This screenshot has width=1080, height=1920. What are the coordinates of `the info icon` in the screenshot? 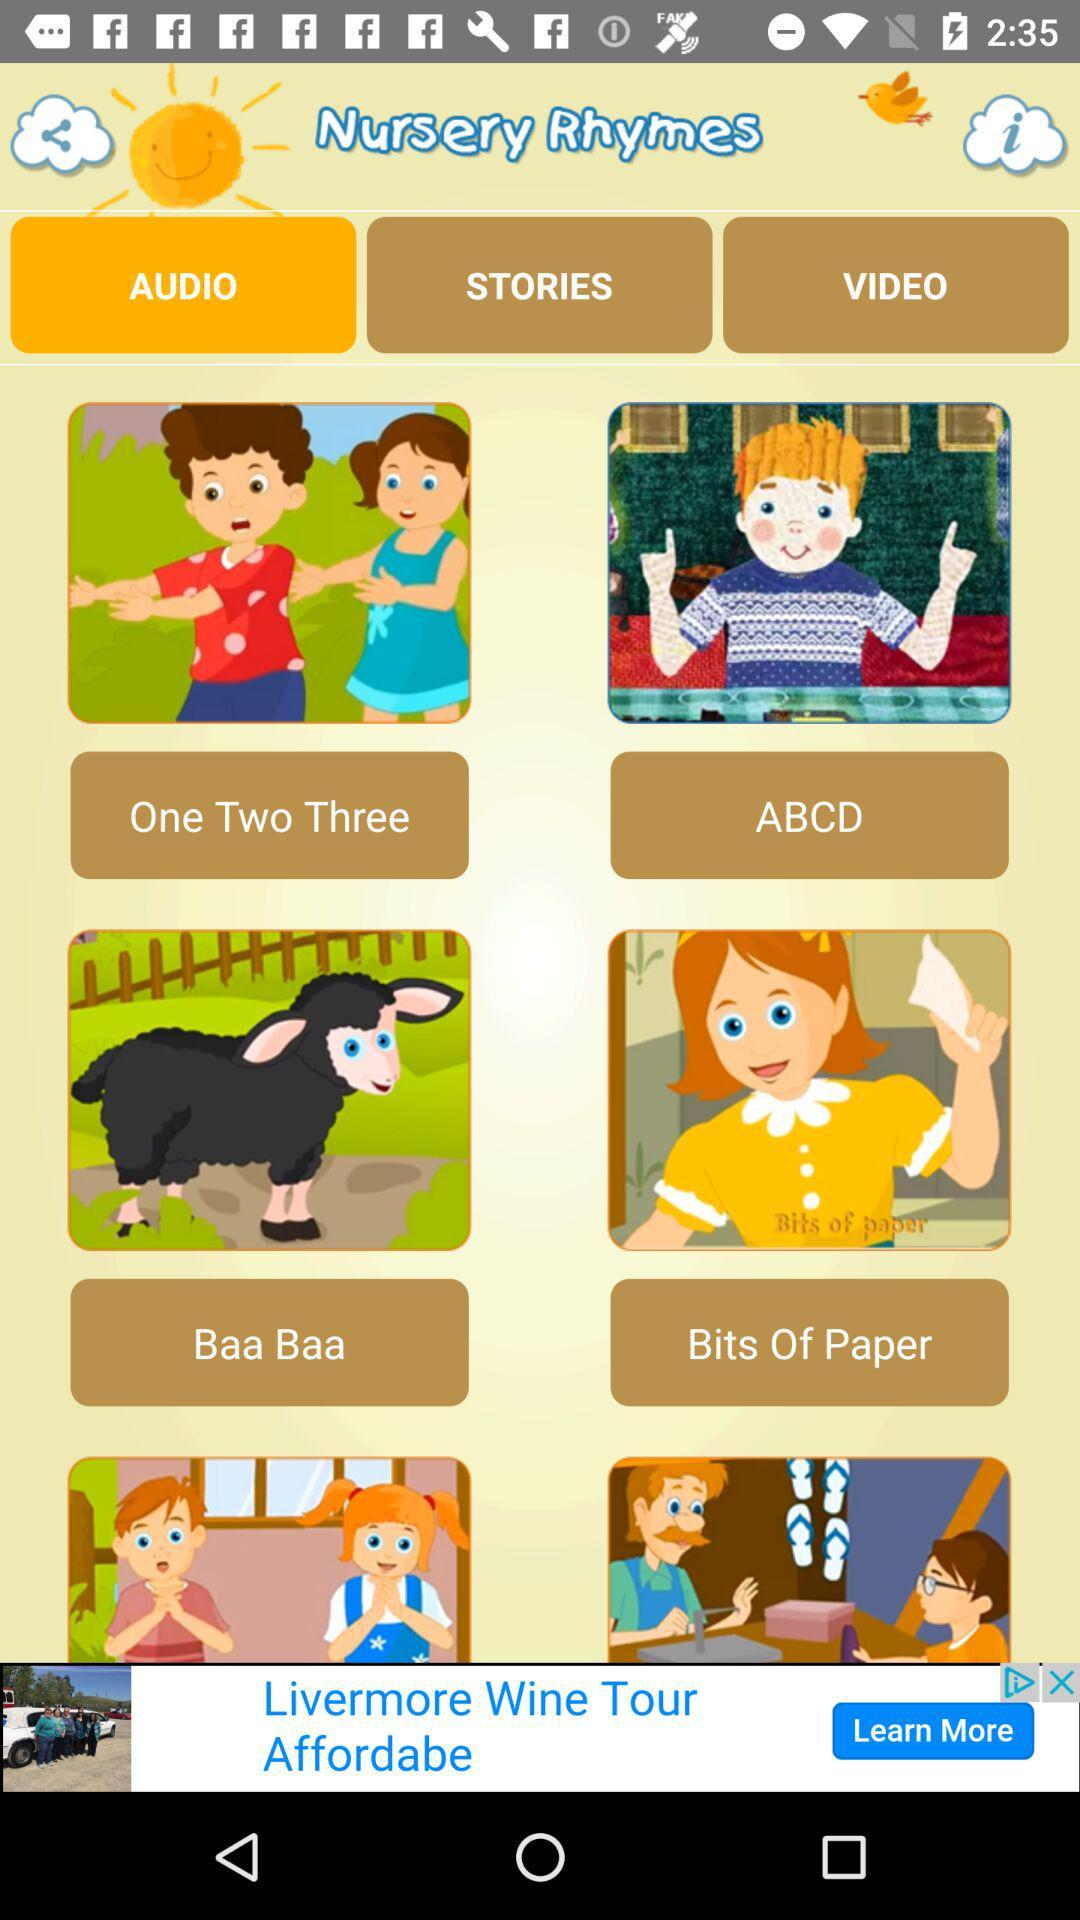 It's located at (1016, 135).